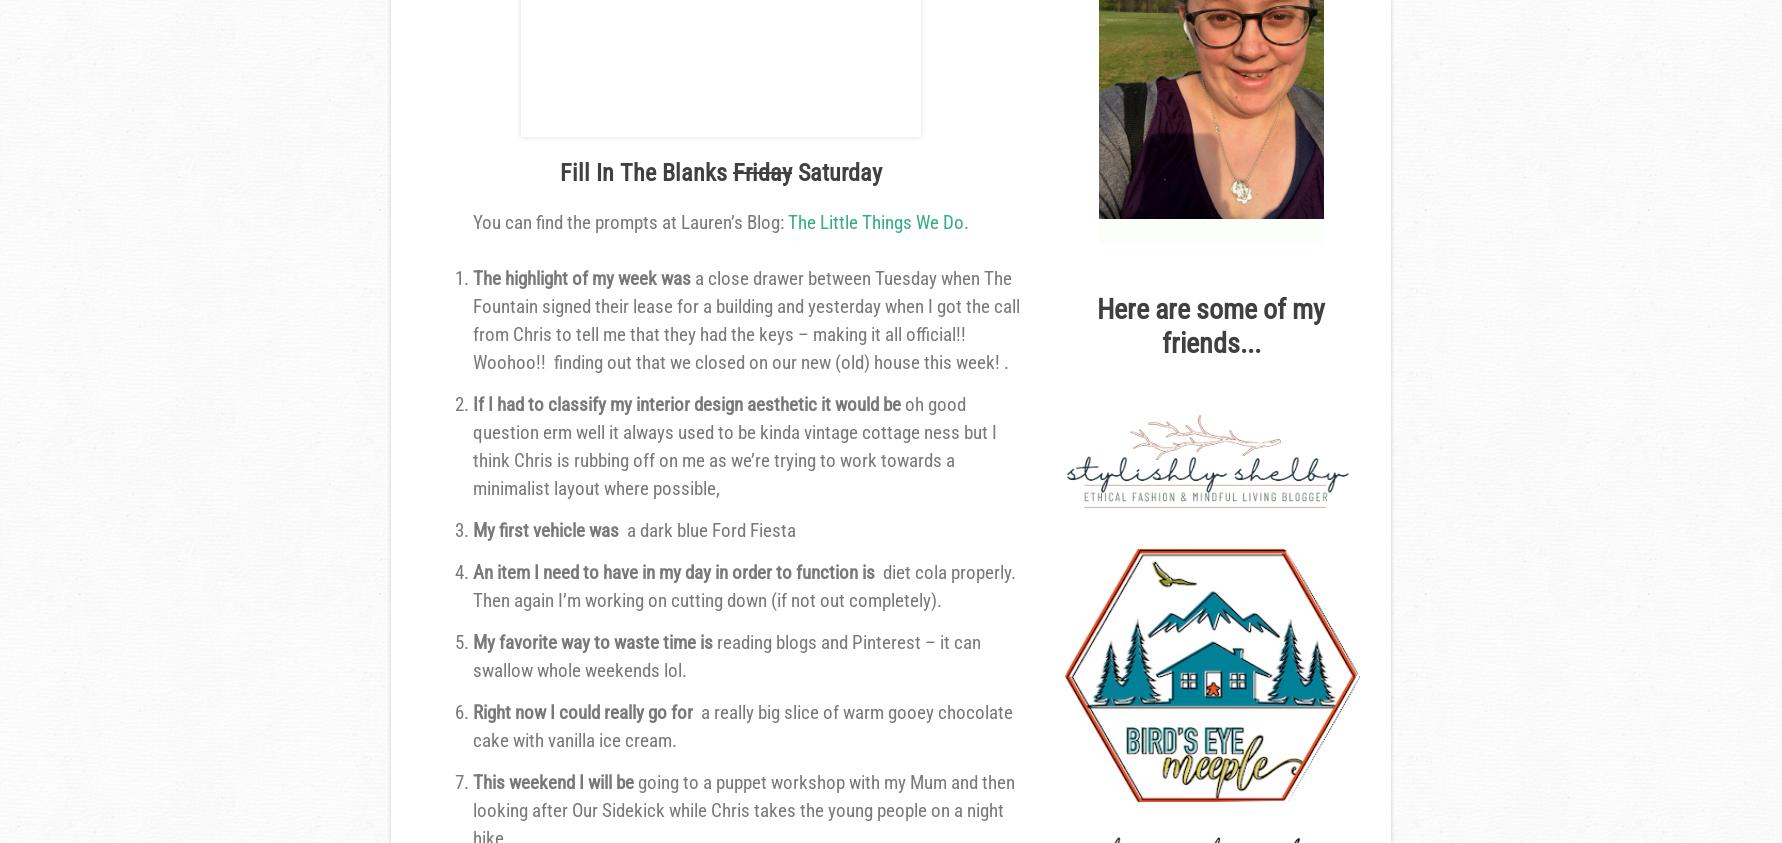 Image resolution: width=1782 pixels, height=843 pixels. What do you see at coordinates (1096, 324) in the screenshot?
I see `'Here are some of my friends...'` at bounding box center [1096, 324].